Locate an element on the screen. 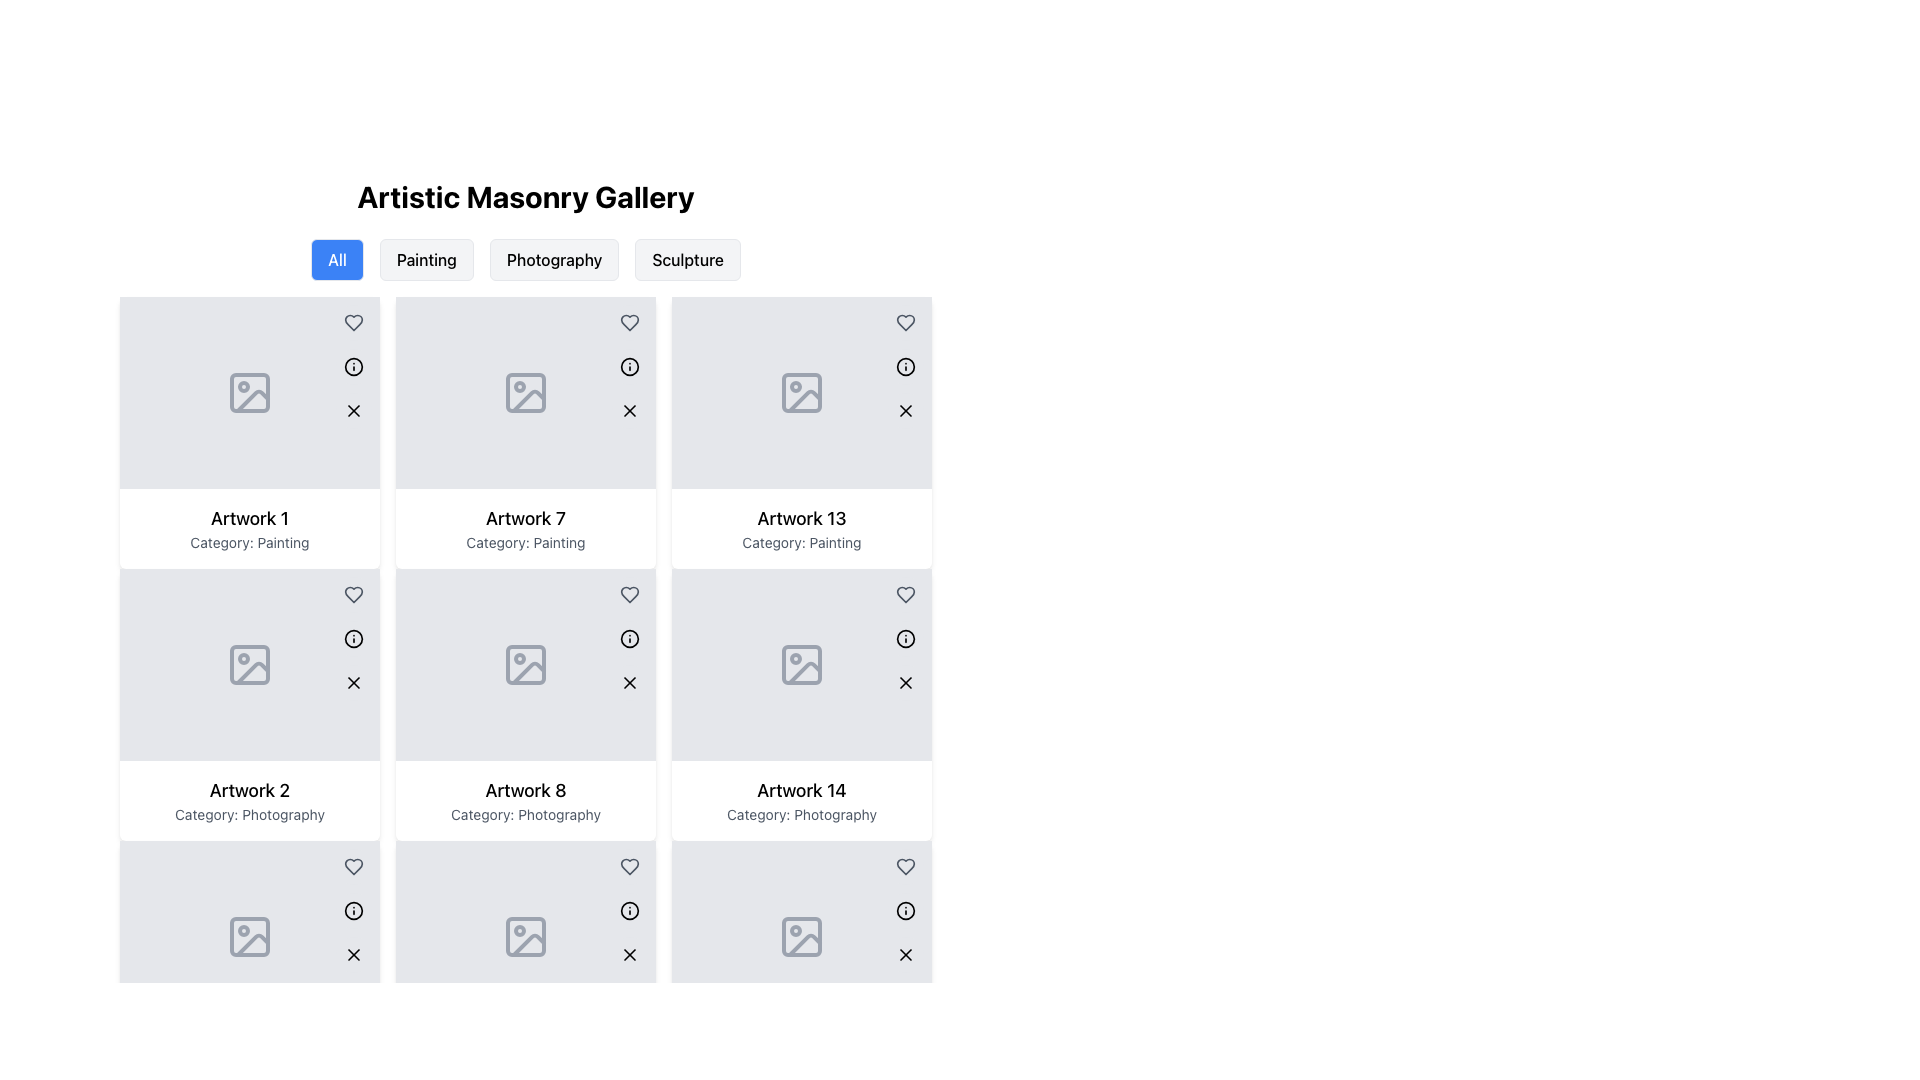 This screenshot has height=1080, width=1920. the graphical rectangle SVG component that is part of the image placeholder icon in the grid cell labeled 'Artwork 8, Category: Photography' is located at coordinates (526, 937).